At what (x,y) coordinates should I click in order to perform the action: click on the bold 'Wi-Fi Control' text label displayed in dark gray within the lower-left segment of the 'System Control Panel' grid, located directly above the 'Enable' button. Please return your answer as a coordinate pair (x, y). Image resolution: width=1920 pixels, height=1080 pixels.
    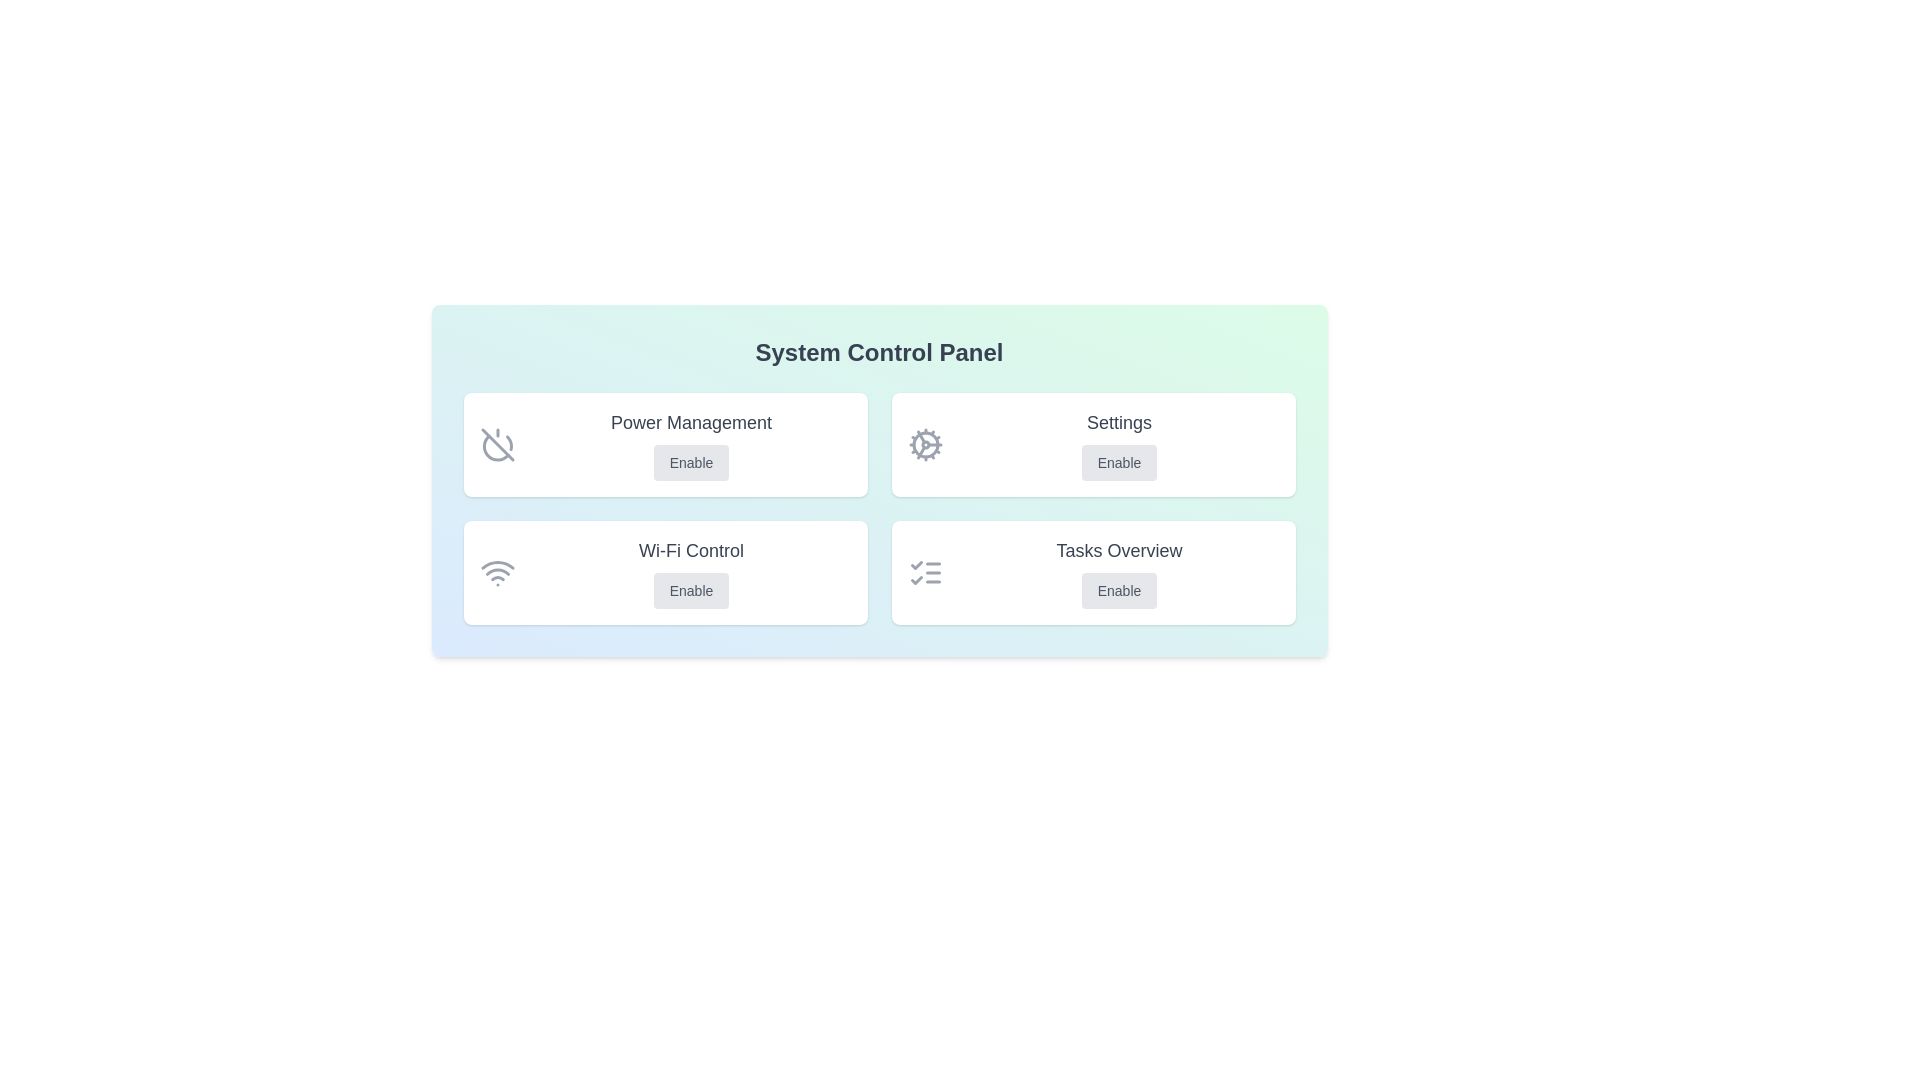
    Looking at the image, I should click on (691, 551).